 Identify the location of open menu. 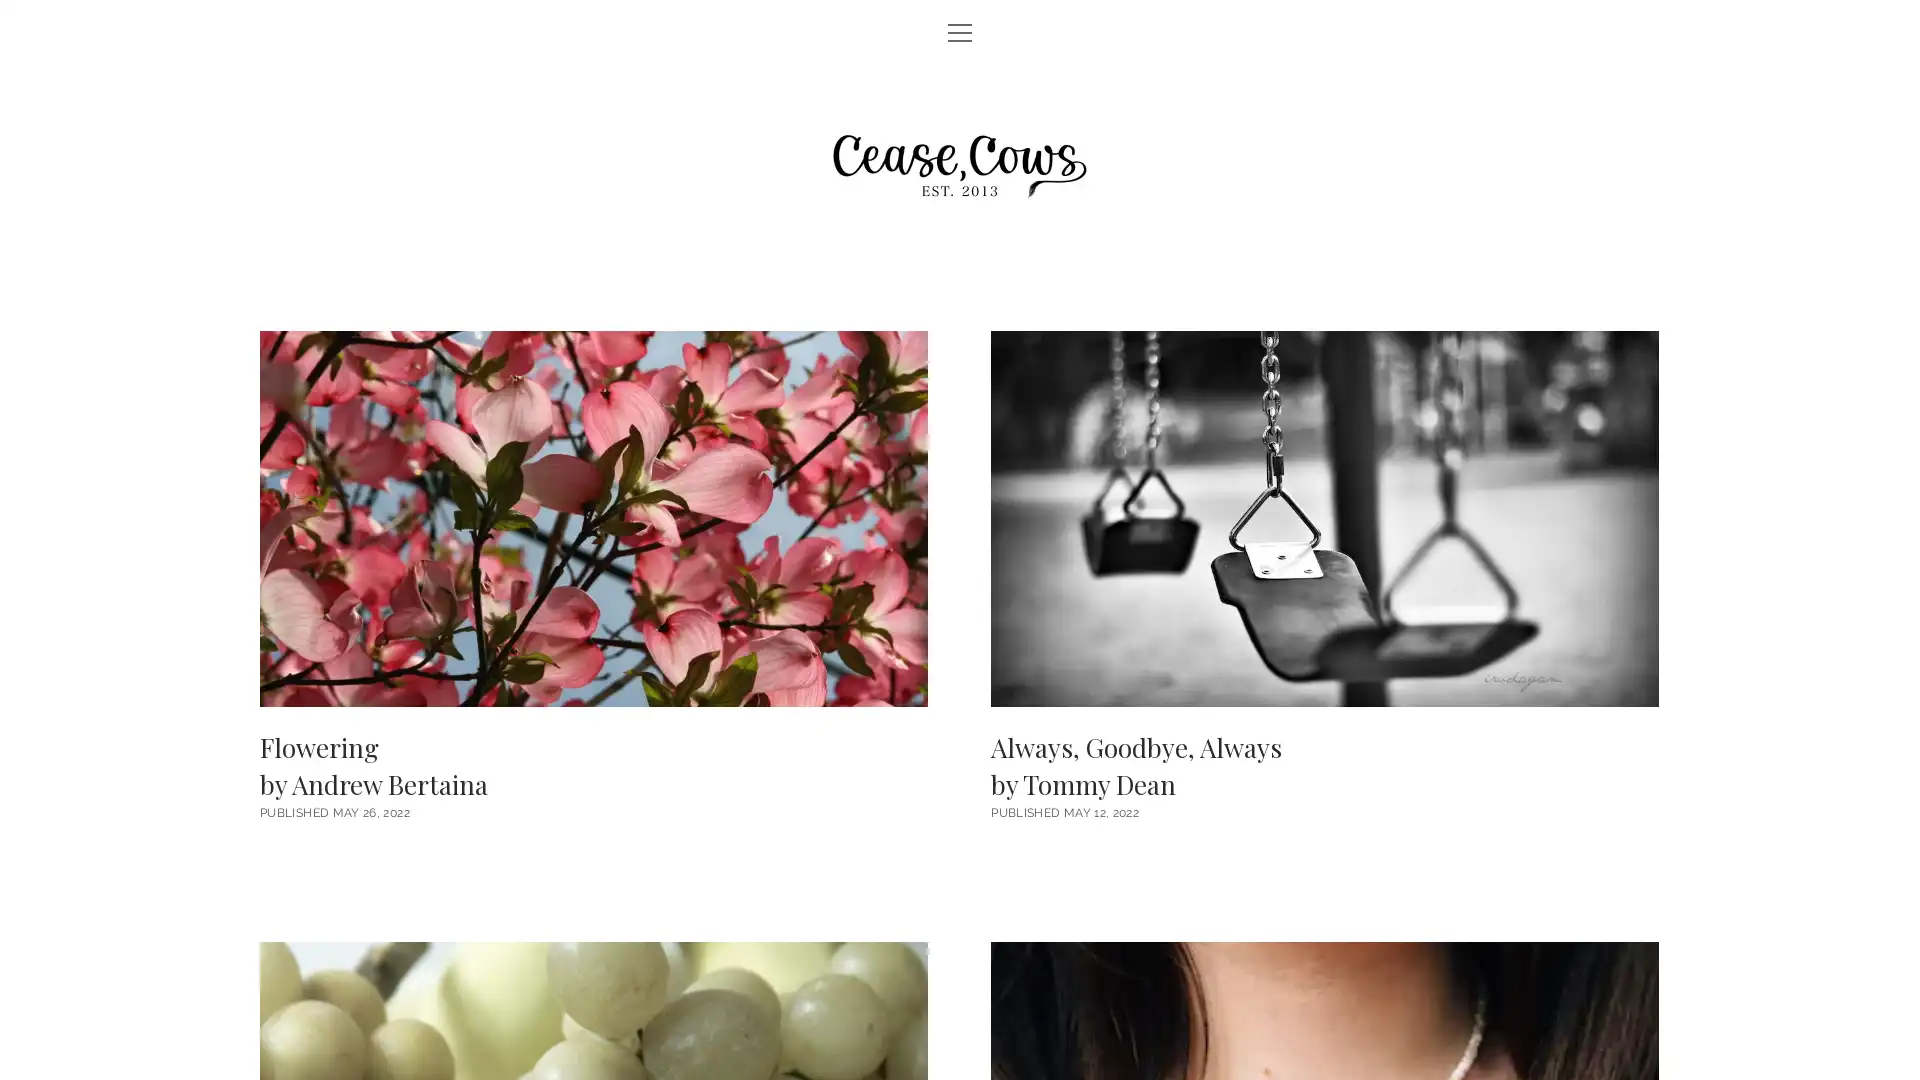
(960, 34).